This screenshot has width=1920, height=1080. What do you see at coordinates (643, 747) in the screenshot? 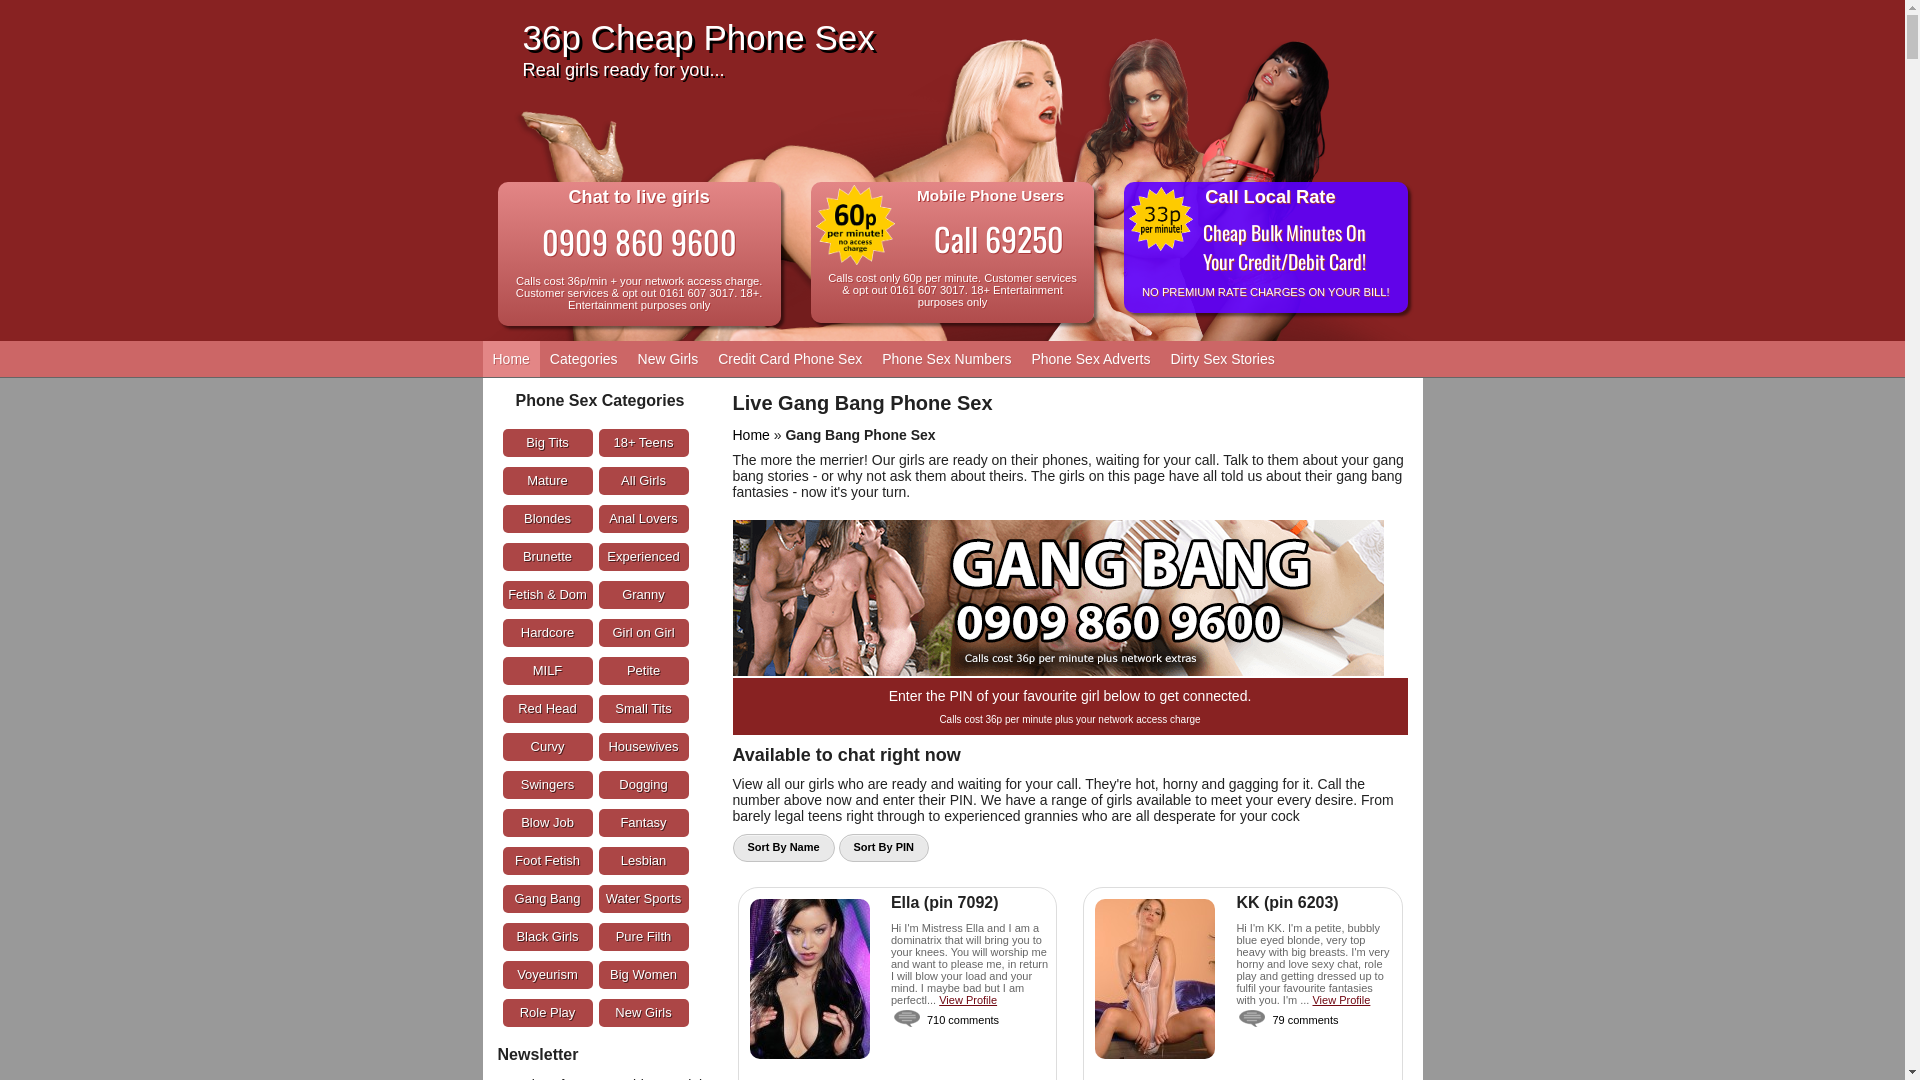
I see `'Housewives'` at bounding box center [643, 747].